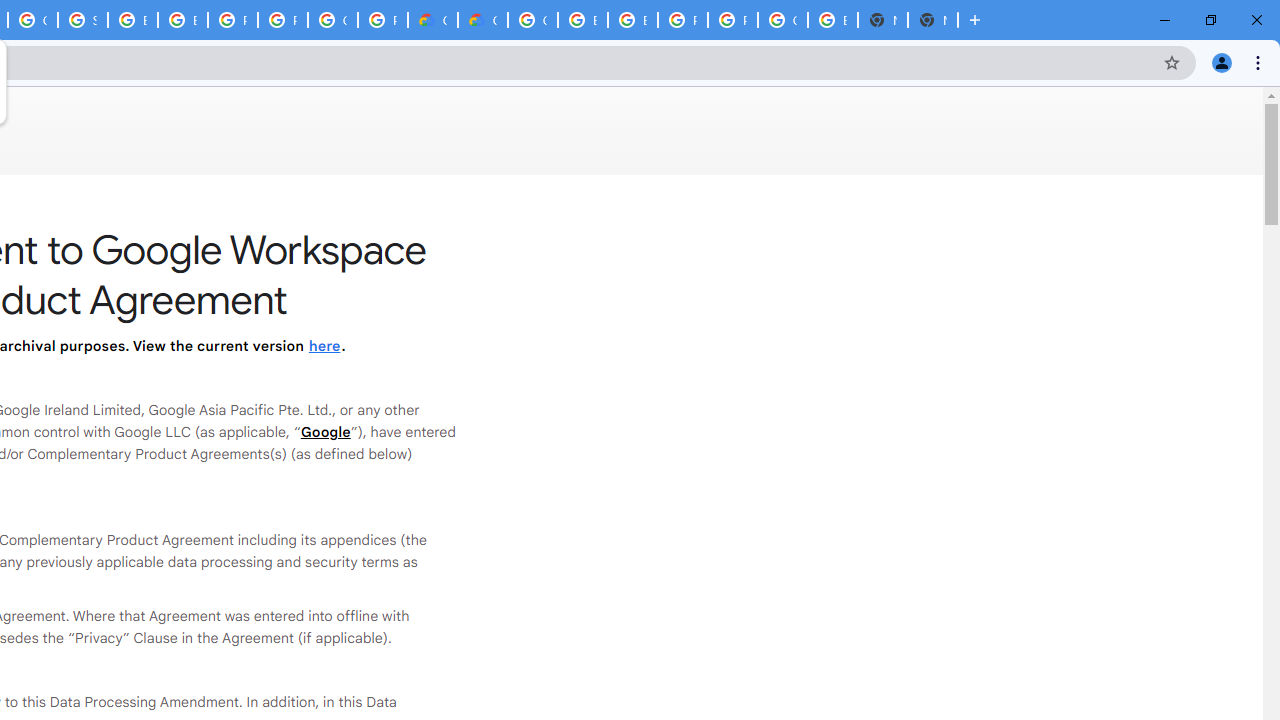  Describe the element at coordinates (582, 20) in the screenshot. I see `'Browse Chrome as a guest - Computer - Google Chrome Help'` at that location.